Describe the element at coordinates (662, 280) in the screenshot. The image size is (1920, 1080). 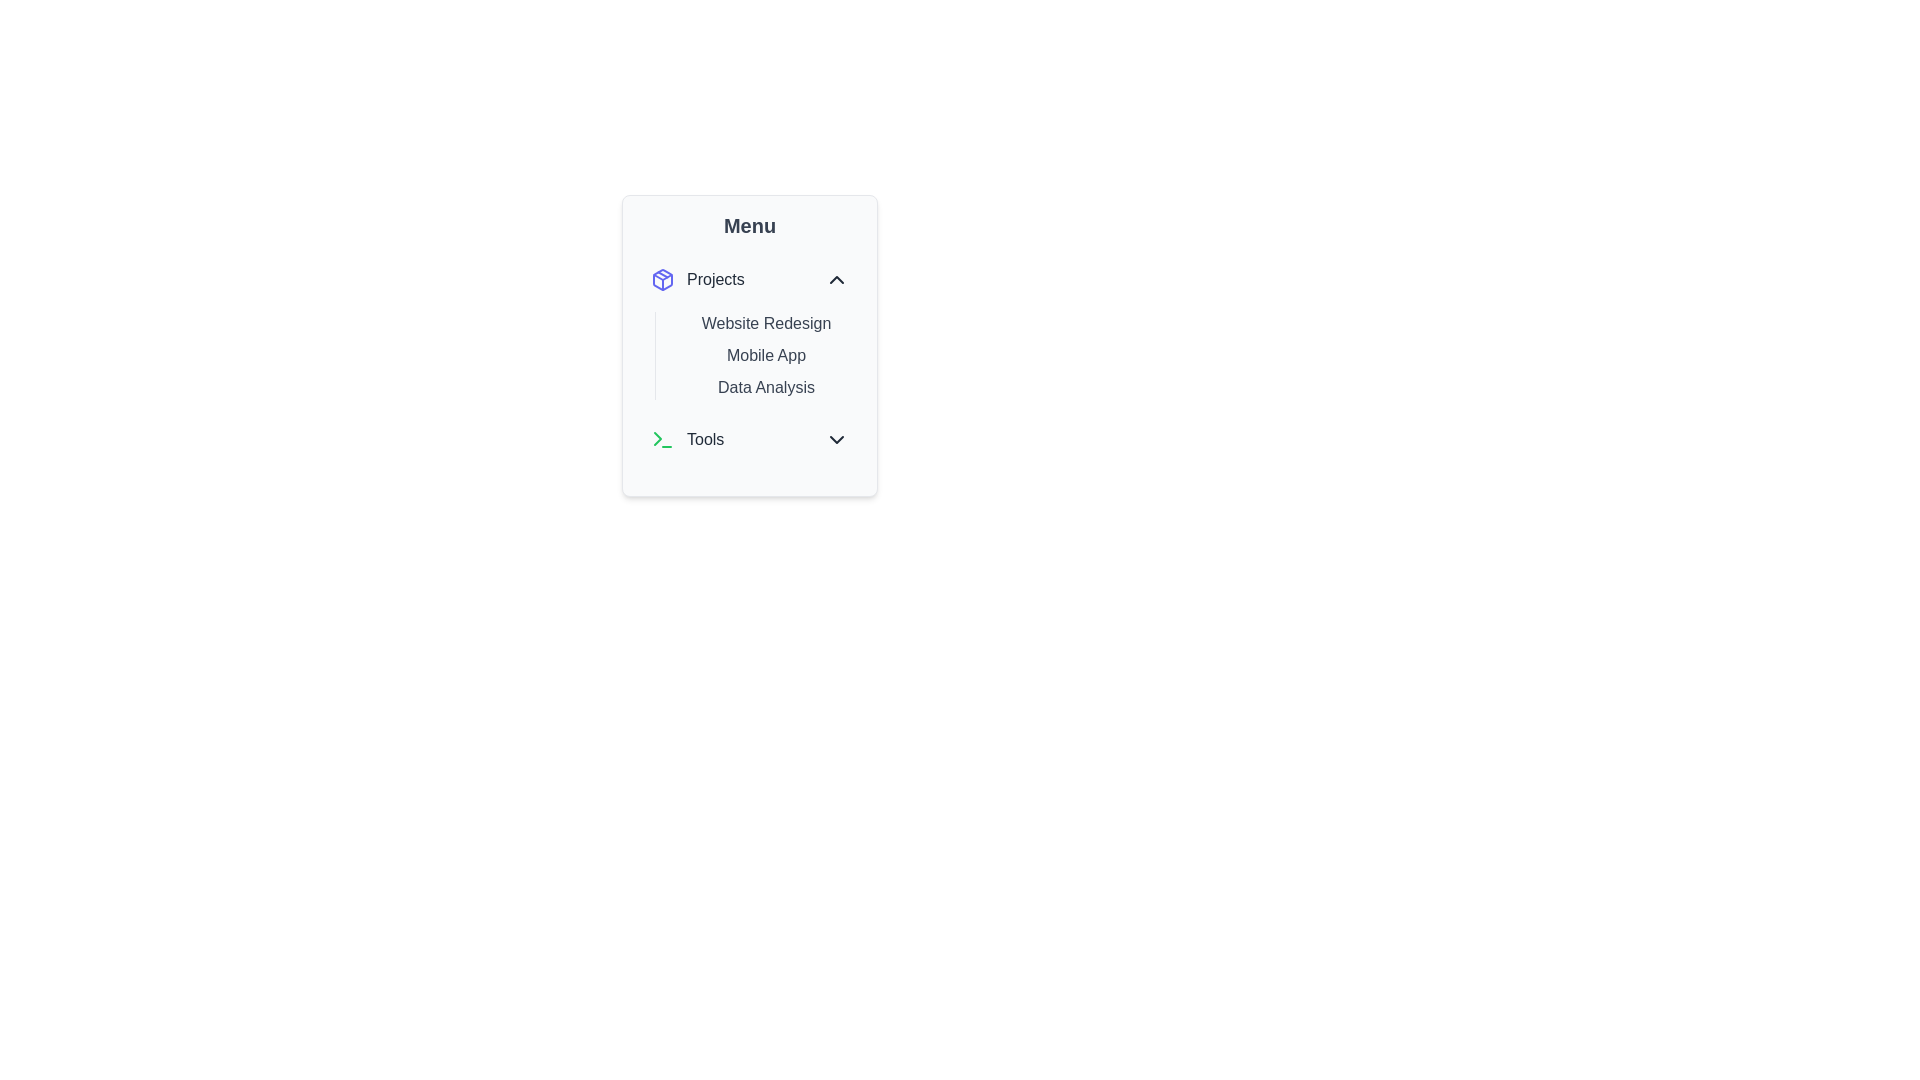
I see `the vibrant indigo colored 3D package icon located to the left of the 'Projects' text in the menu dropdown` at that location.